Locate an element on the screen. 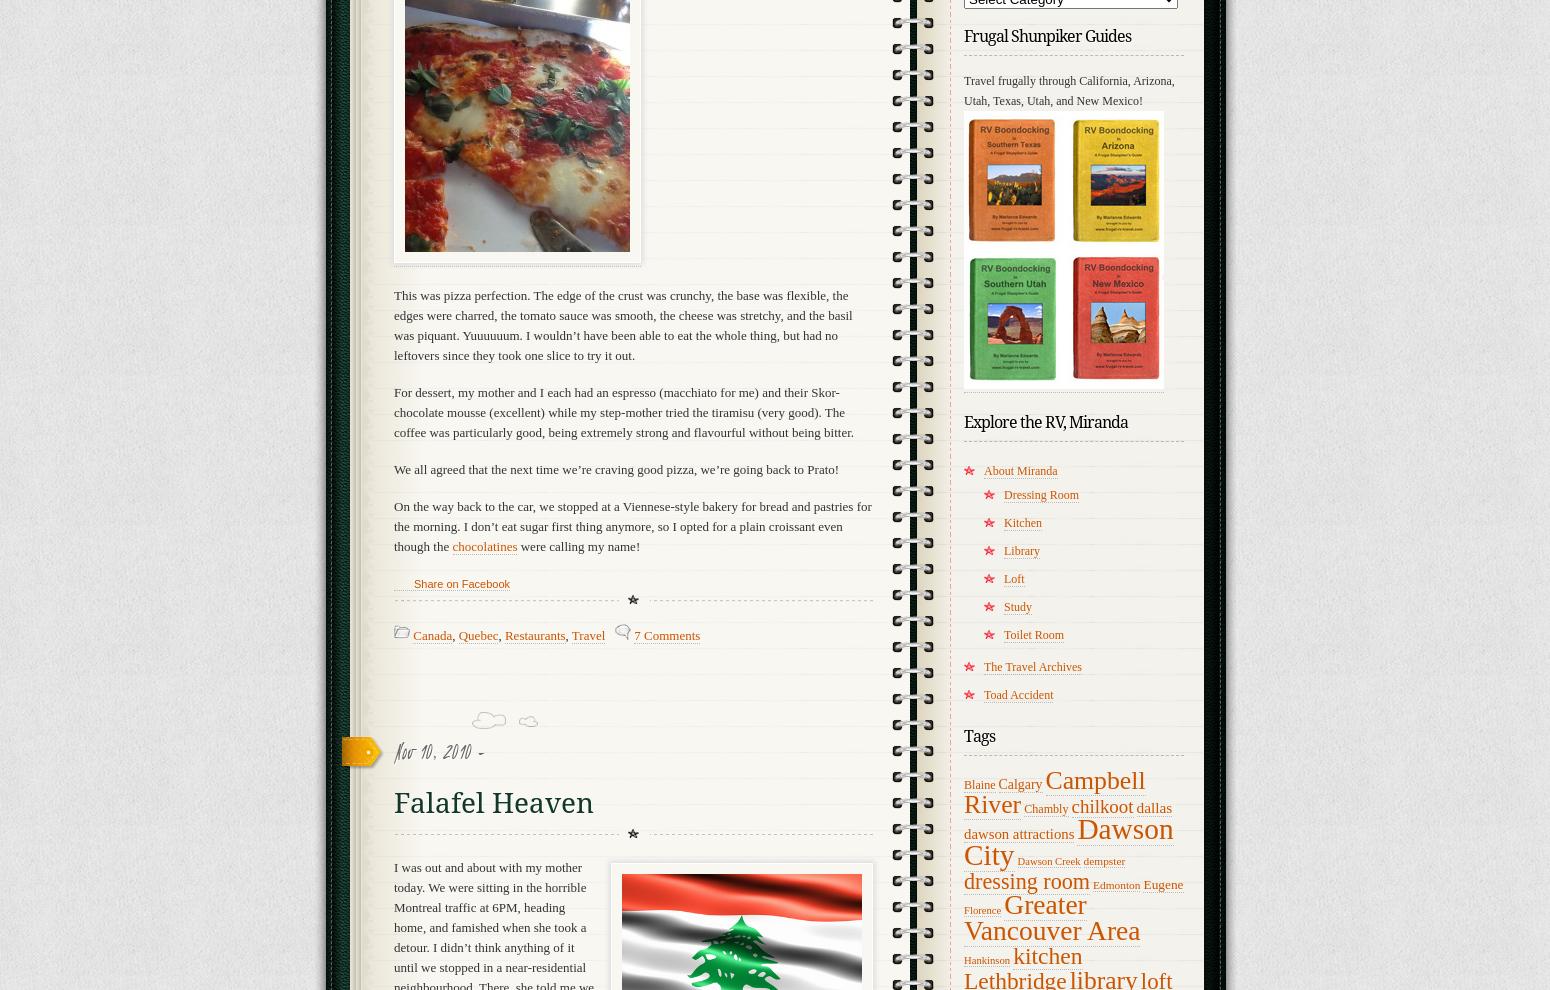 This screenshot has height=990, width=1550. 'chilkoot' is located at coordinates (1101, 805).